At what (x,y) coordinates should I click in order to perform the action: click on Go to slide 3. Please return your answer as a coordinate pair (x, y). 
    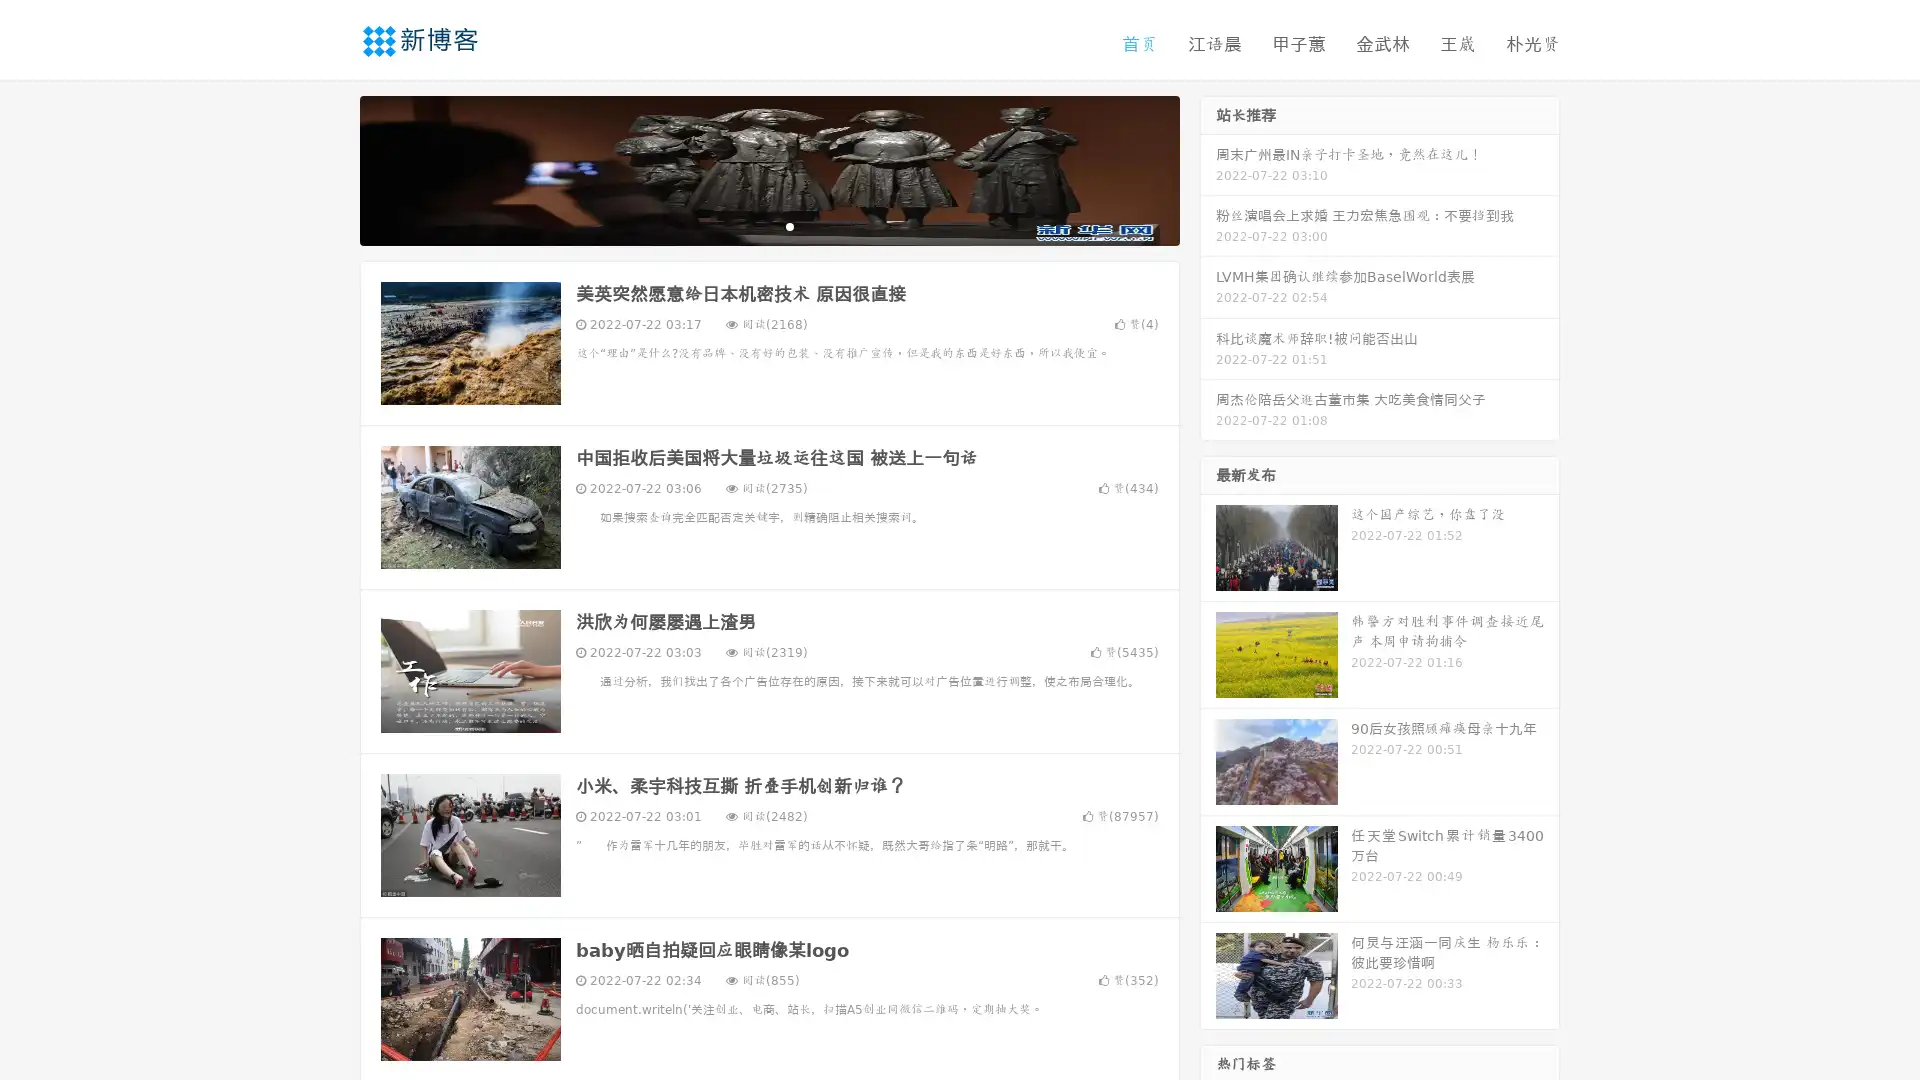
    Looking at the image, I should click on (789, 225).